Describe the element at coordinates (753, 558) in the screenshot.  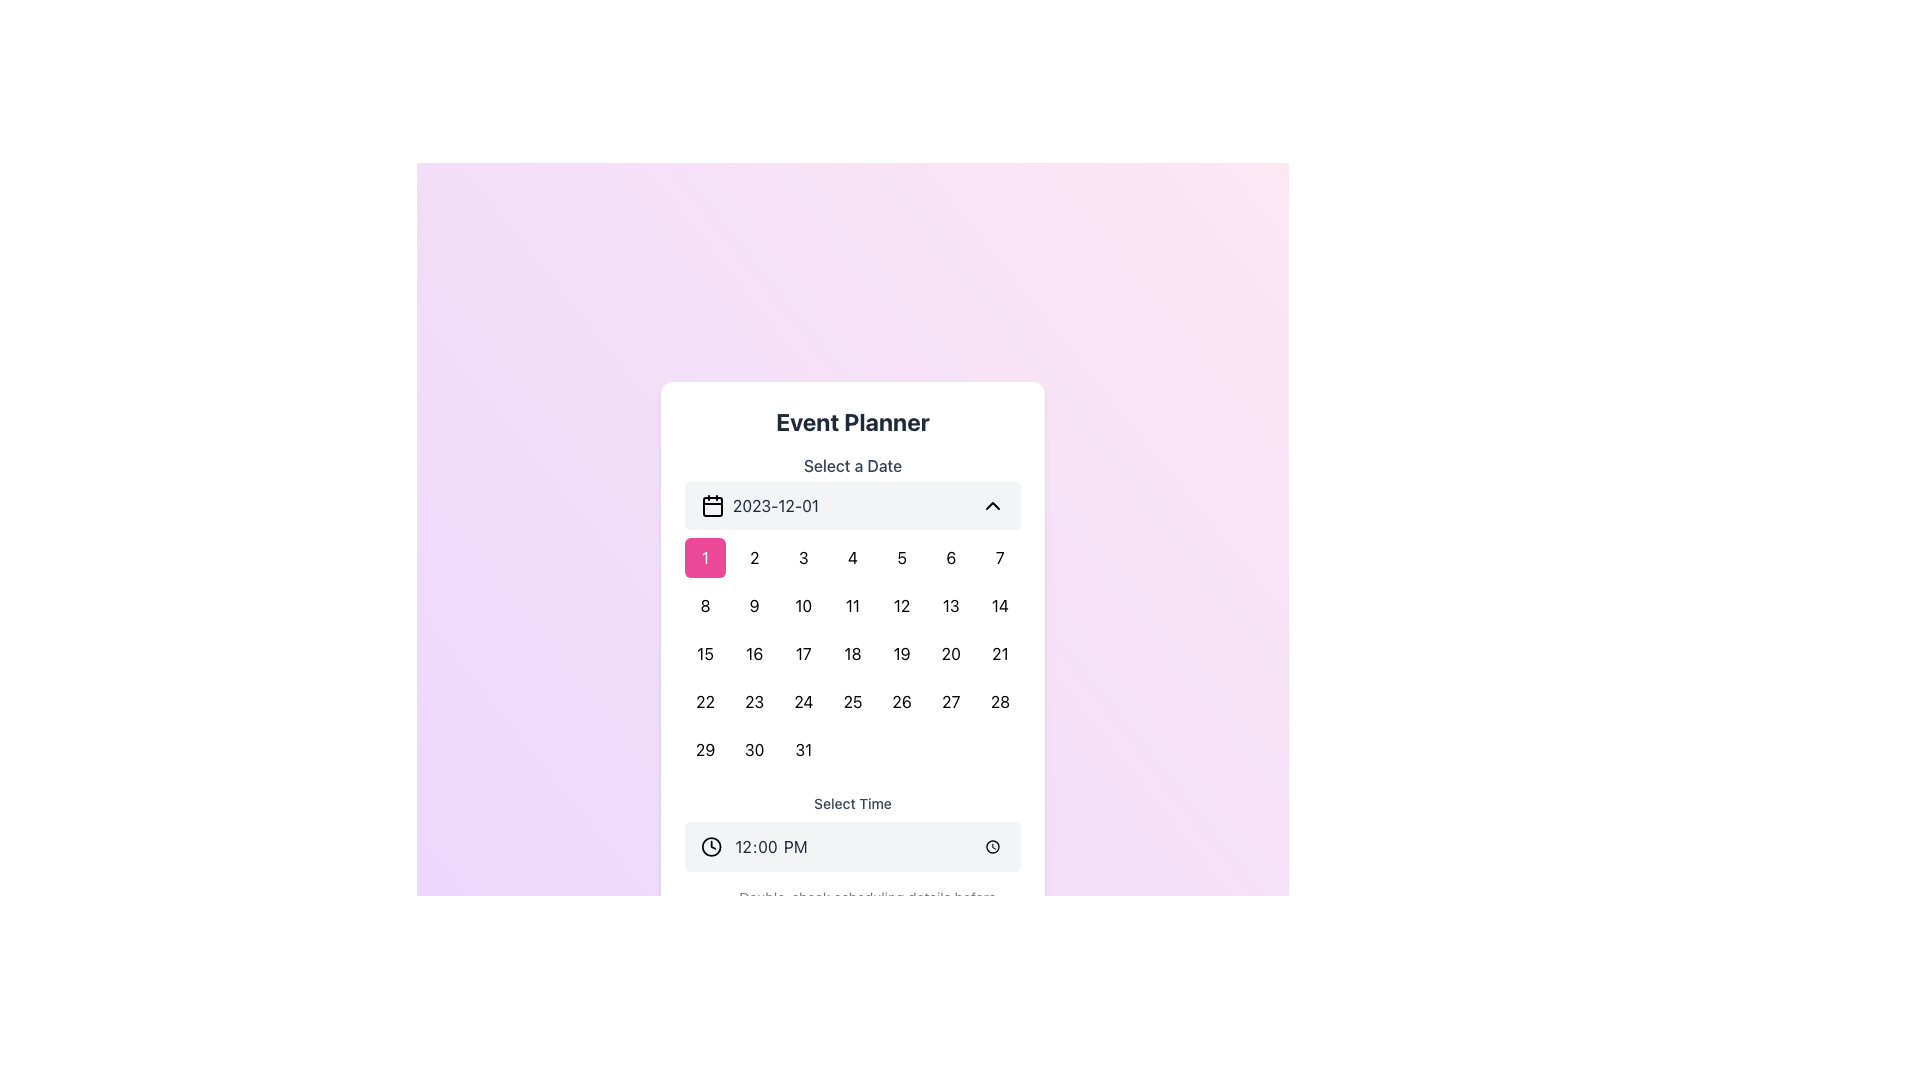
I see `the selectable date button for the 2nd day in the calendar grid to observe the hover effect` at that location.